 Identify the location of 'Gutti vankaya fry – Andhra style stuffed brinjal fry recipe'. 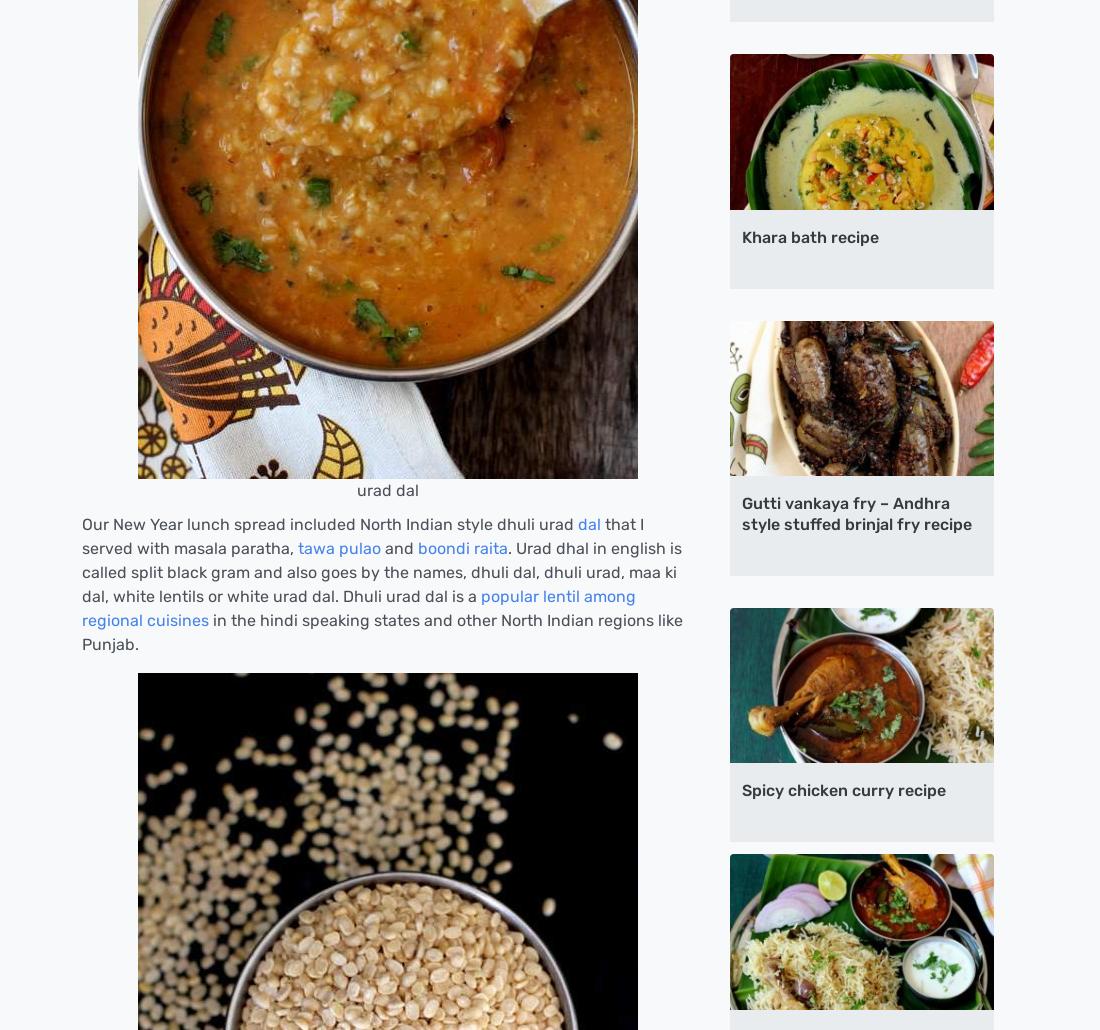
(856, 512).